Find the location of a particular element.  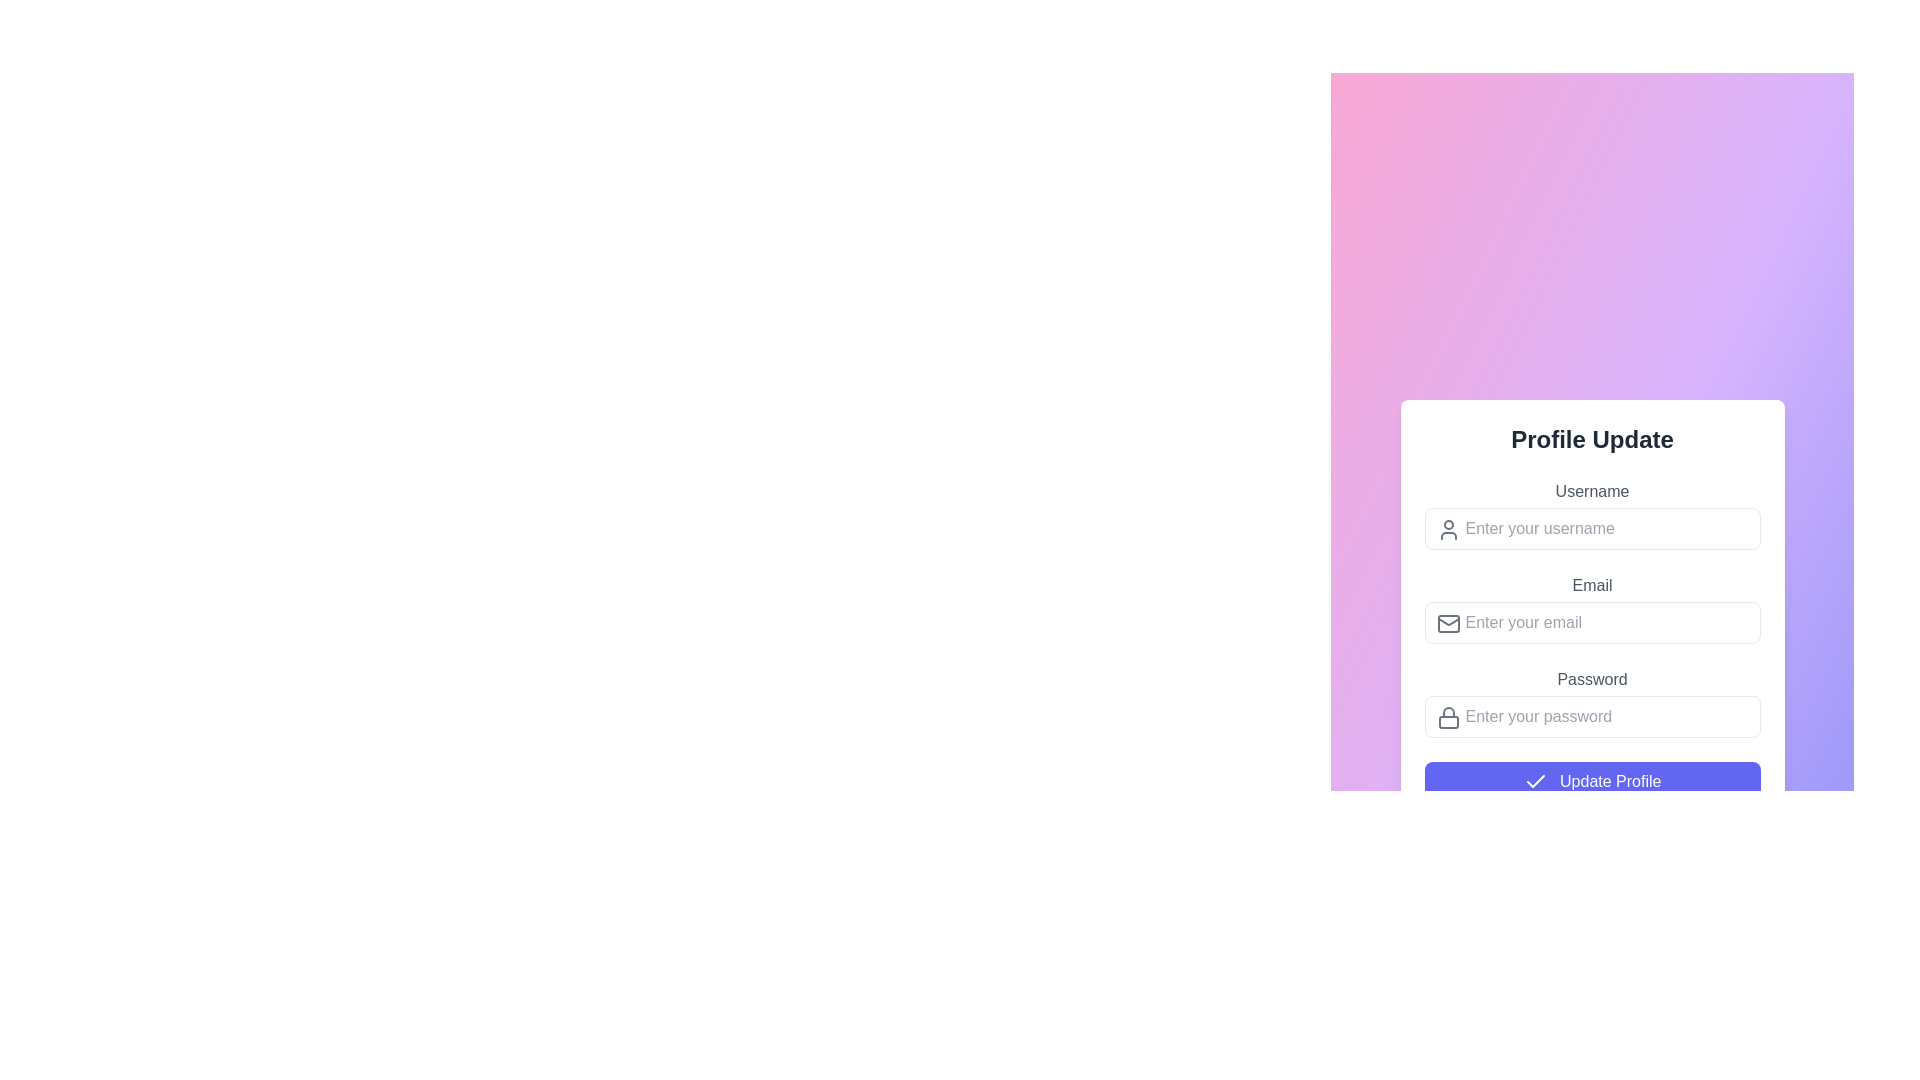

the email icon located to the left of the 'Enter your email' input field in the profile update form is located at coordinates (1448, 622).